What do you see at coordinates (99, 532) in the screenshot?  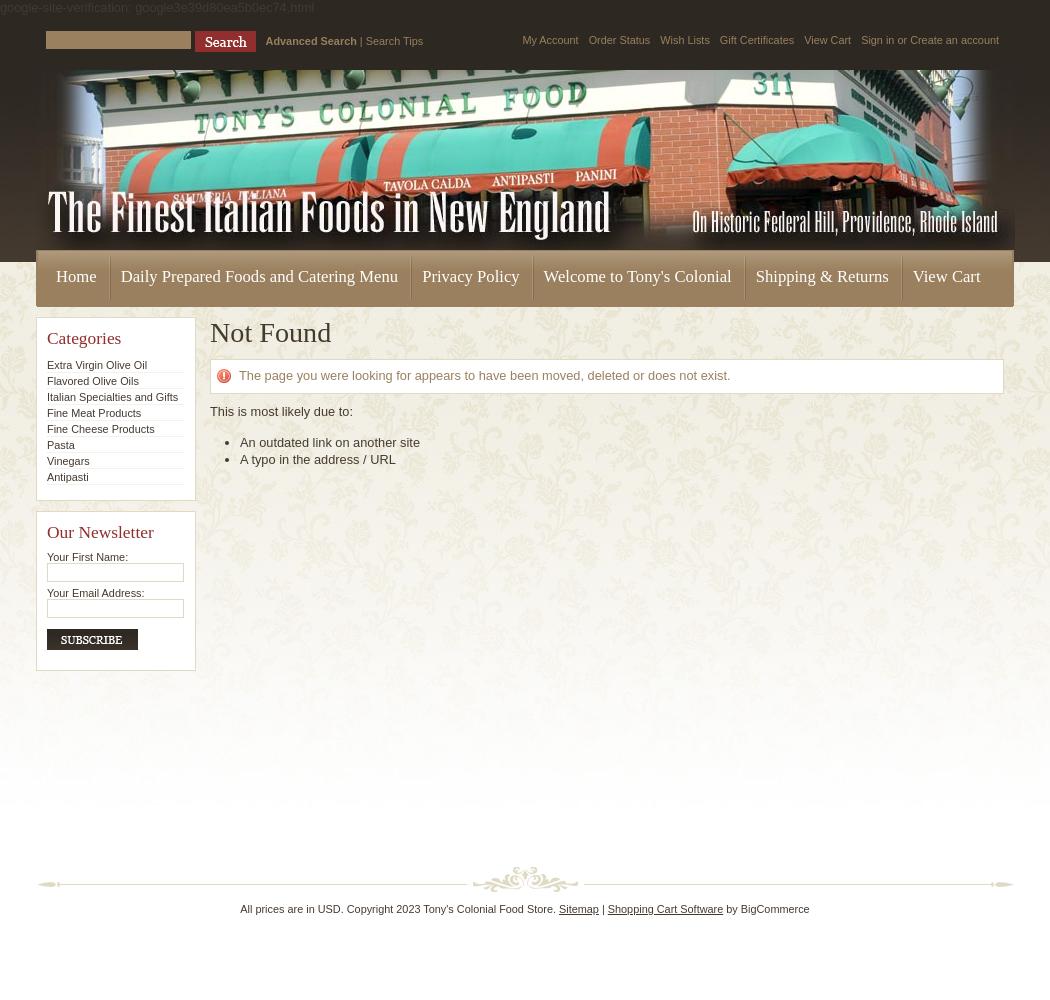 I see `'Our Newsletter'` at bounding box center [99, 532].